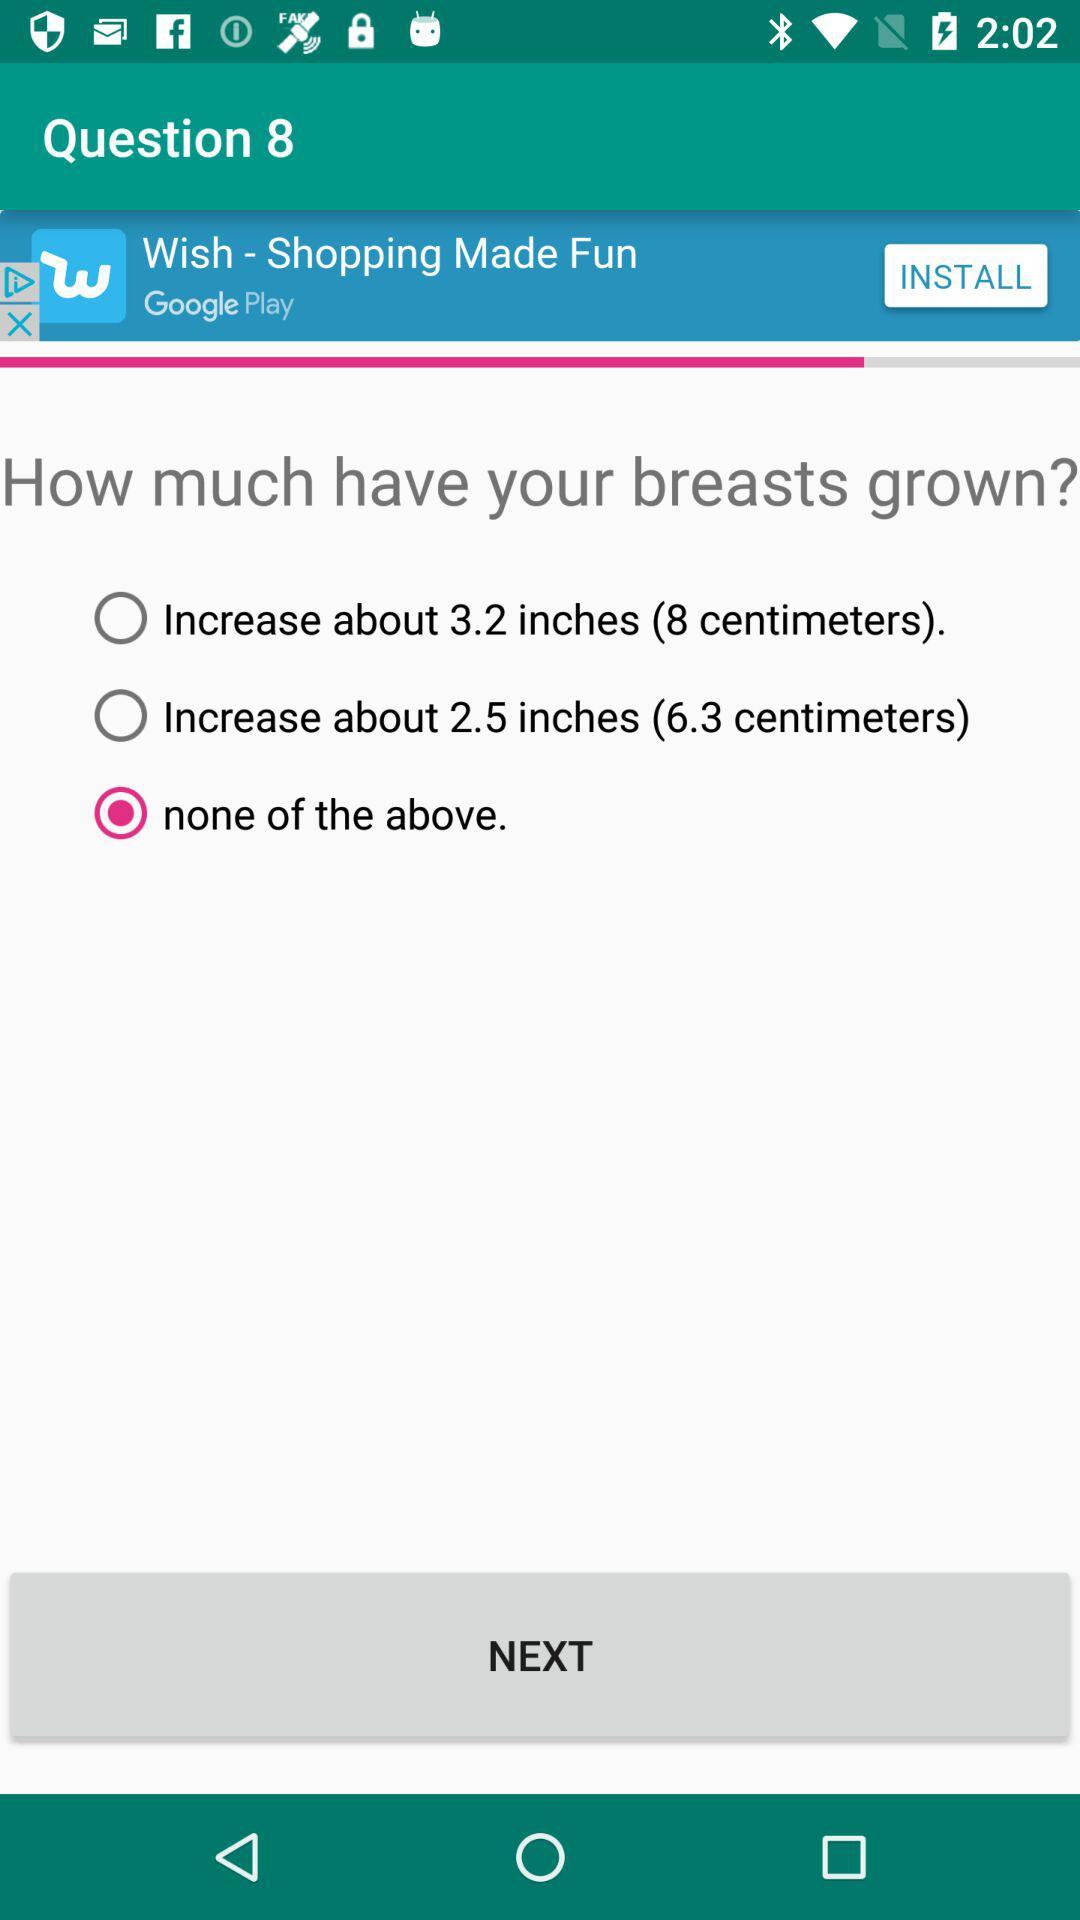 This screenshot has width=1080, height=1920. What do you see at coordinates (540, 274) in the screenshot?
I see `advertisement` at bounding box center [540, 274].